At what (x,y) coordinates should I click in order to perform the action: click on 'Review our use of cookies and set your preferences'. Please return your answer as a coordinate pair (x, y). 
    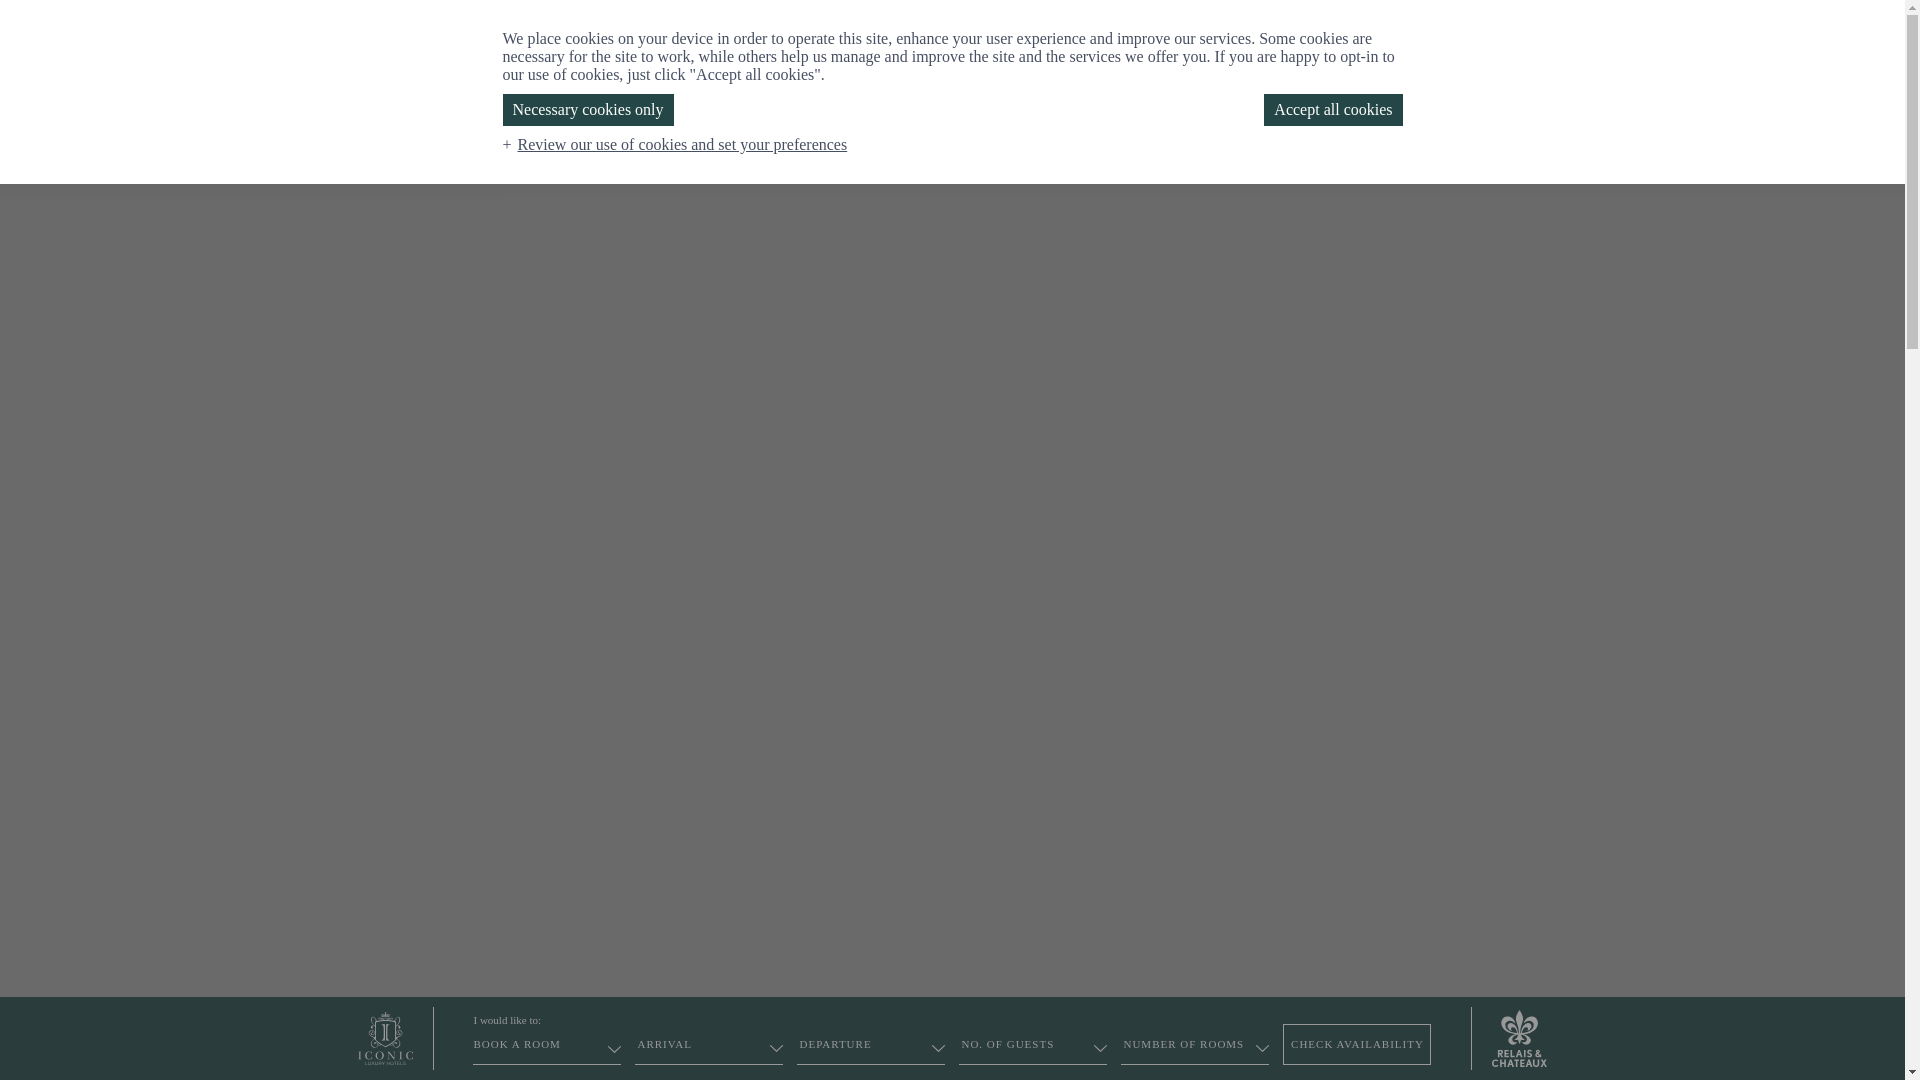
    Looking at the image, I should click on (677, 143).